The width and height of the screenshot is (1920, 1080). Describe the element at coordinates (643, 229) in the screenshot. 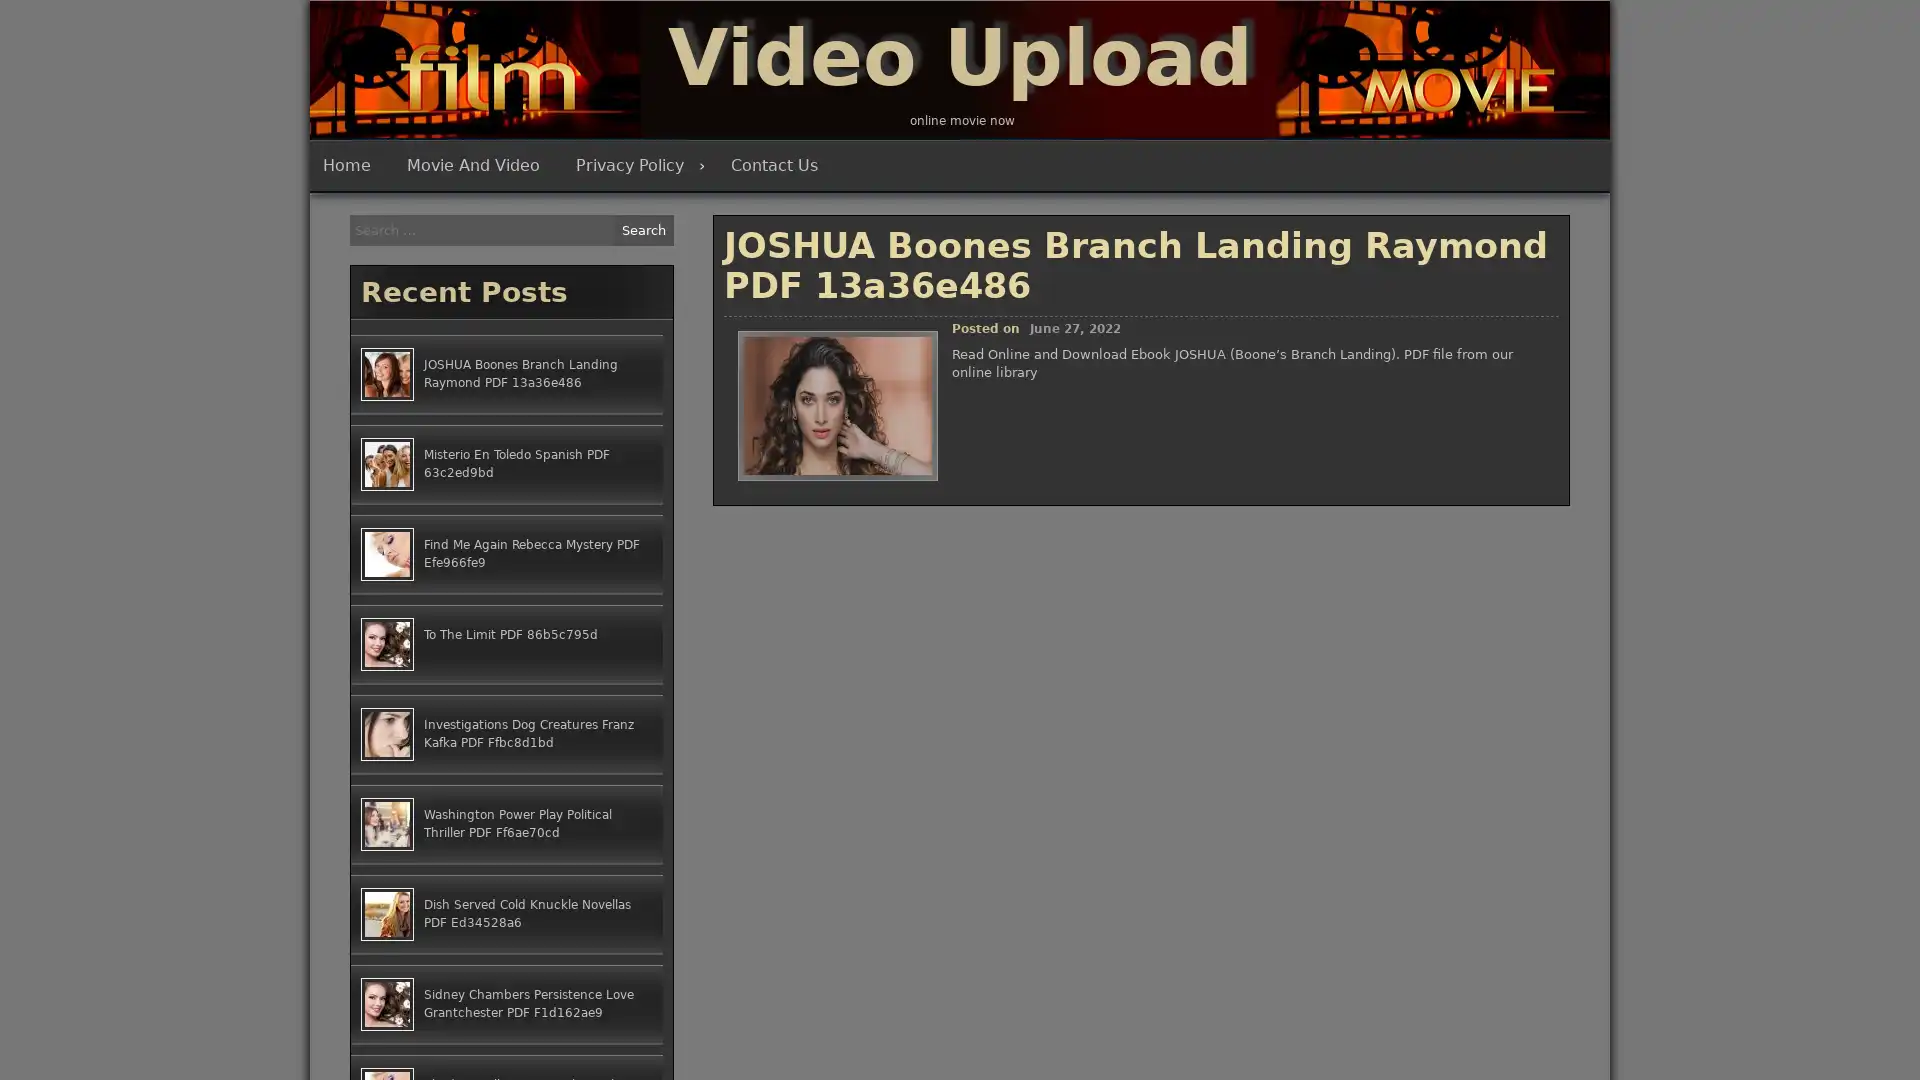

I see `Search` at that location.